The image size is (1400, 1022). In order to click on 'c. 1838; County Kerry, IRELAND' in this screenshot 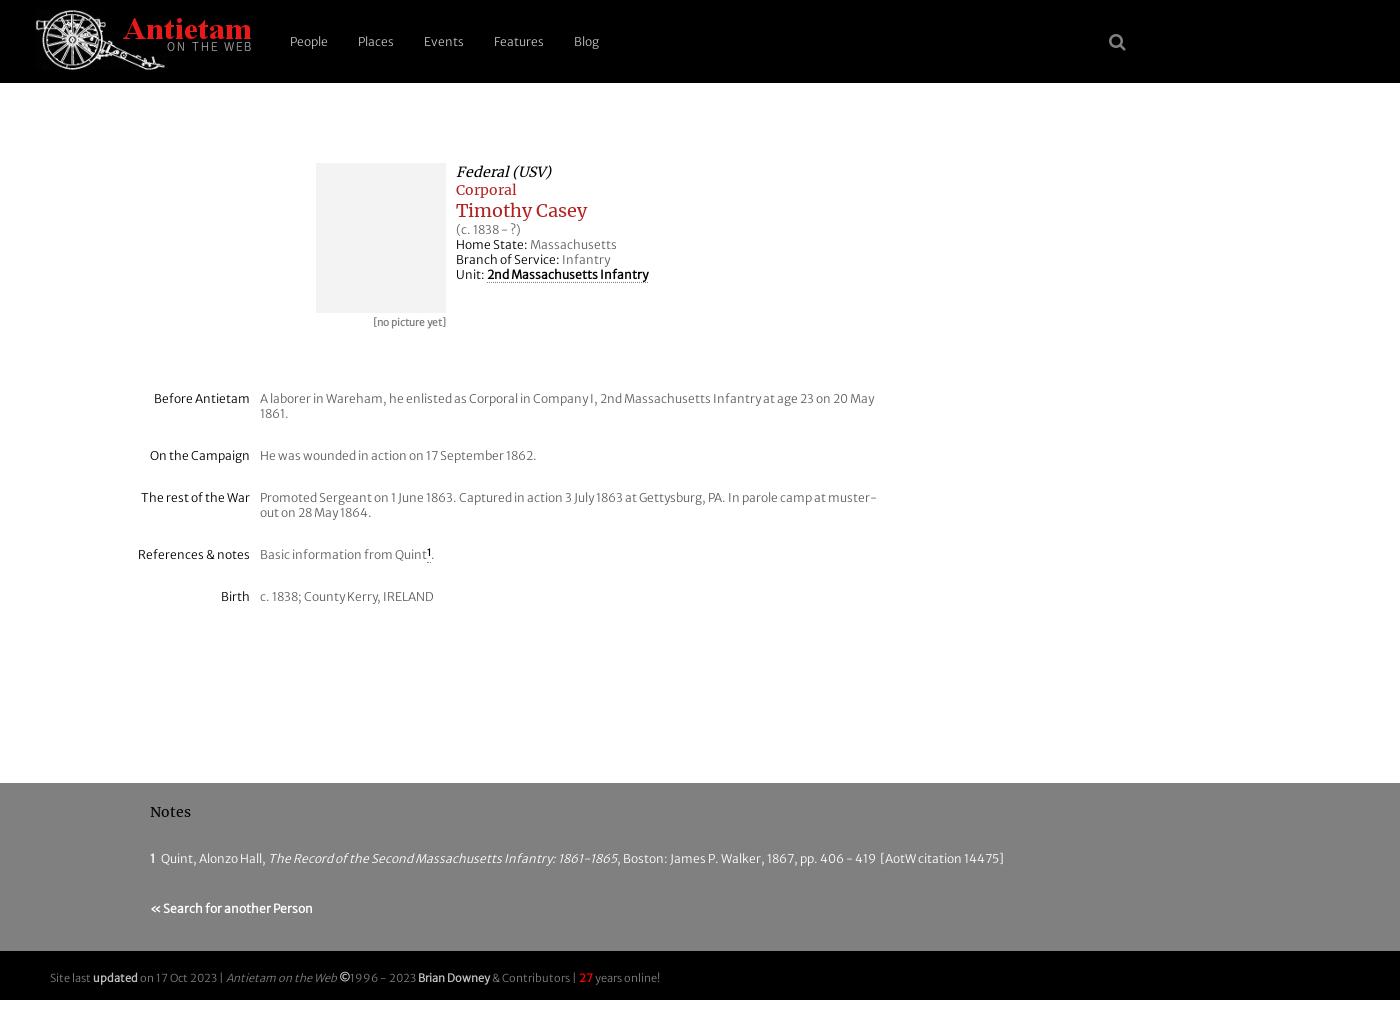, I will do `click(347, 595)`.